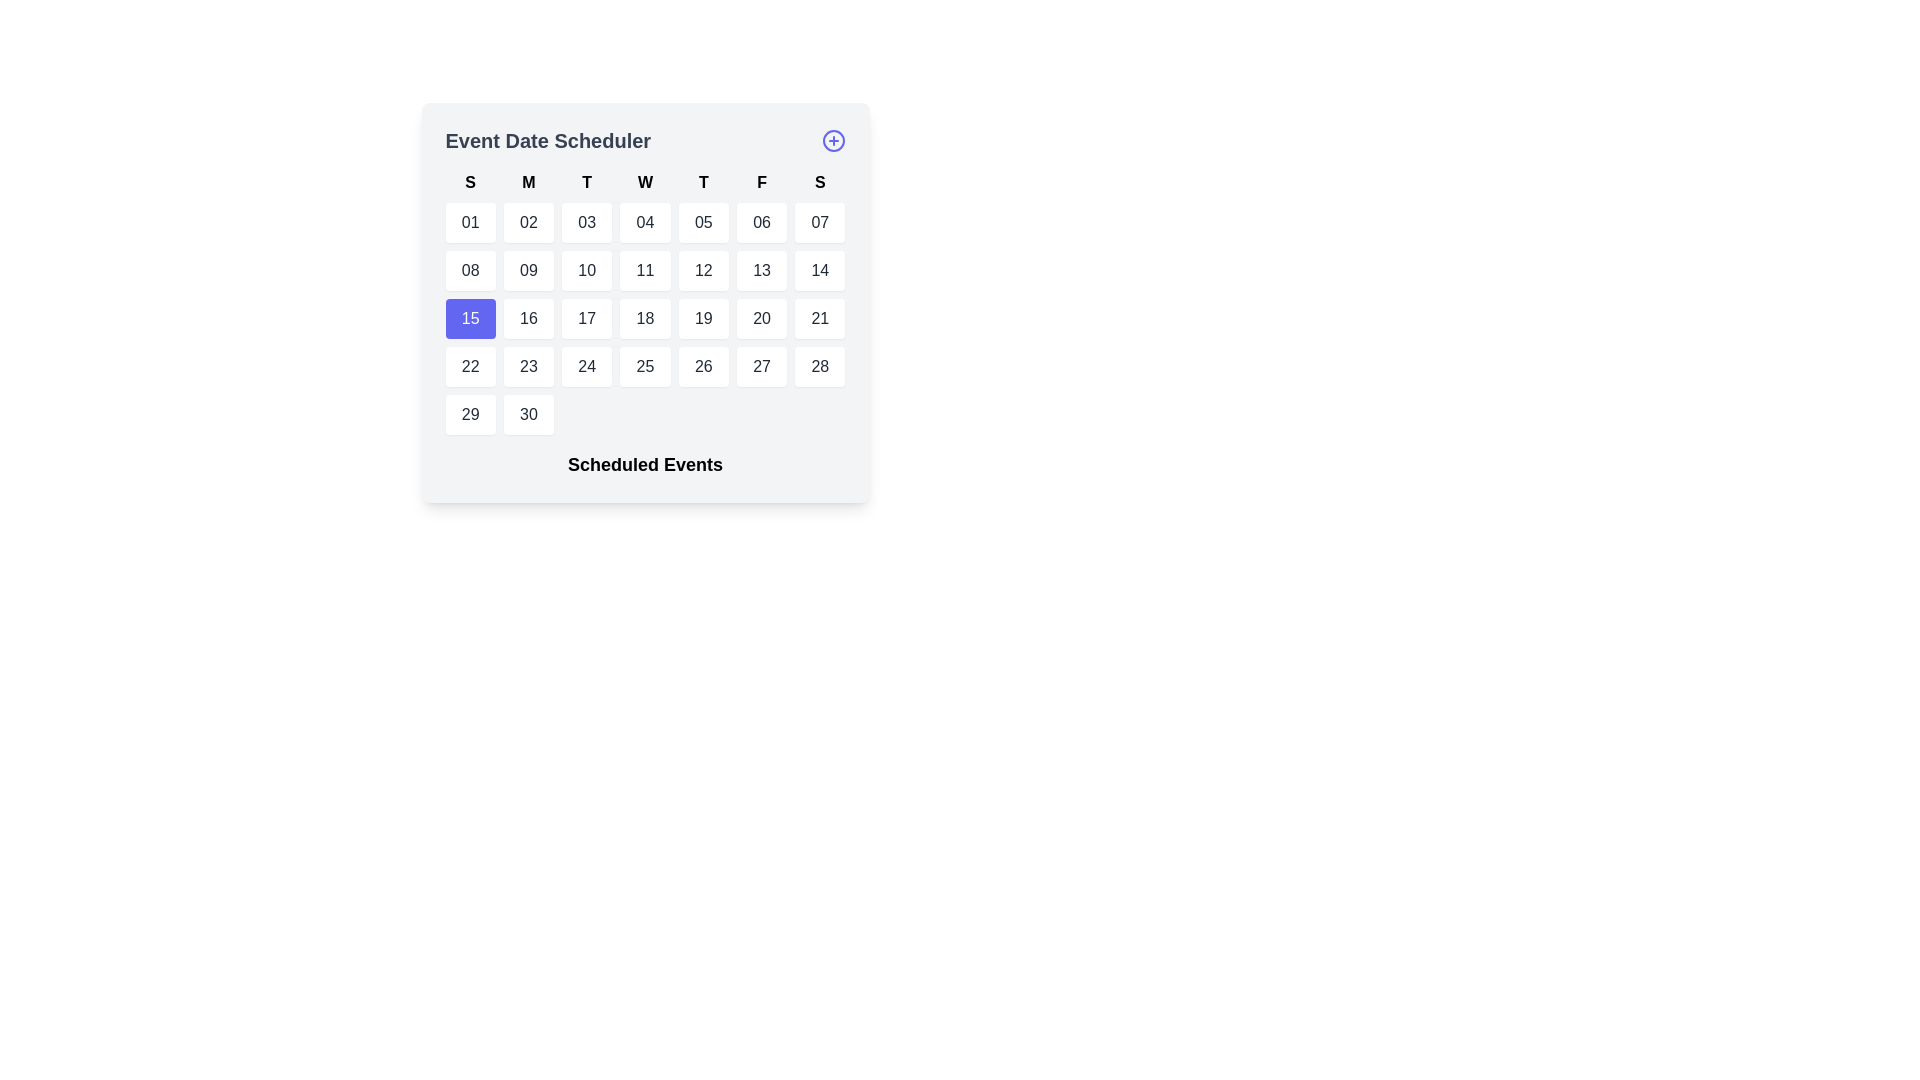  What do you see at coordinates (528, 270) in the screenshot?
I see `the selectable day button representing the ninth day in the calendar interface` at bounding box center [528, 270].